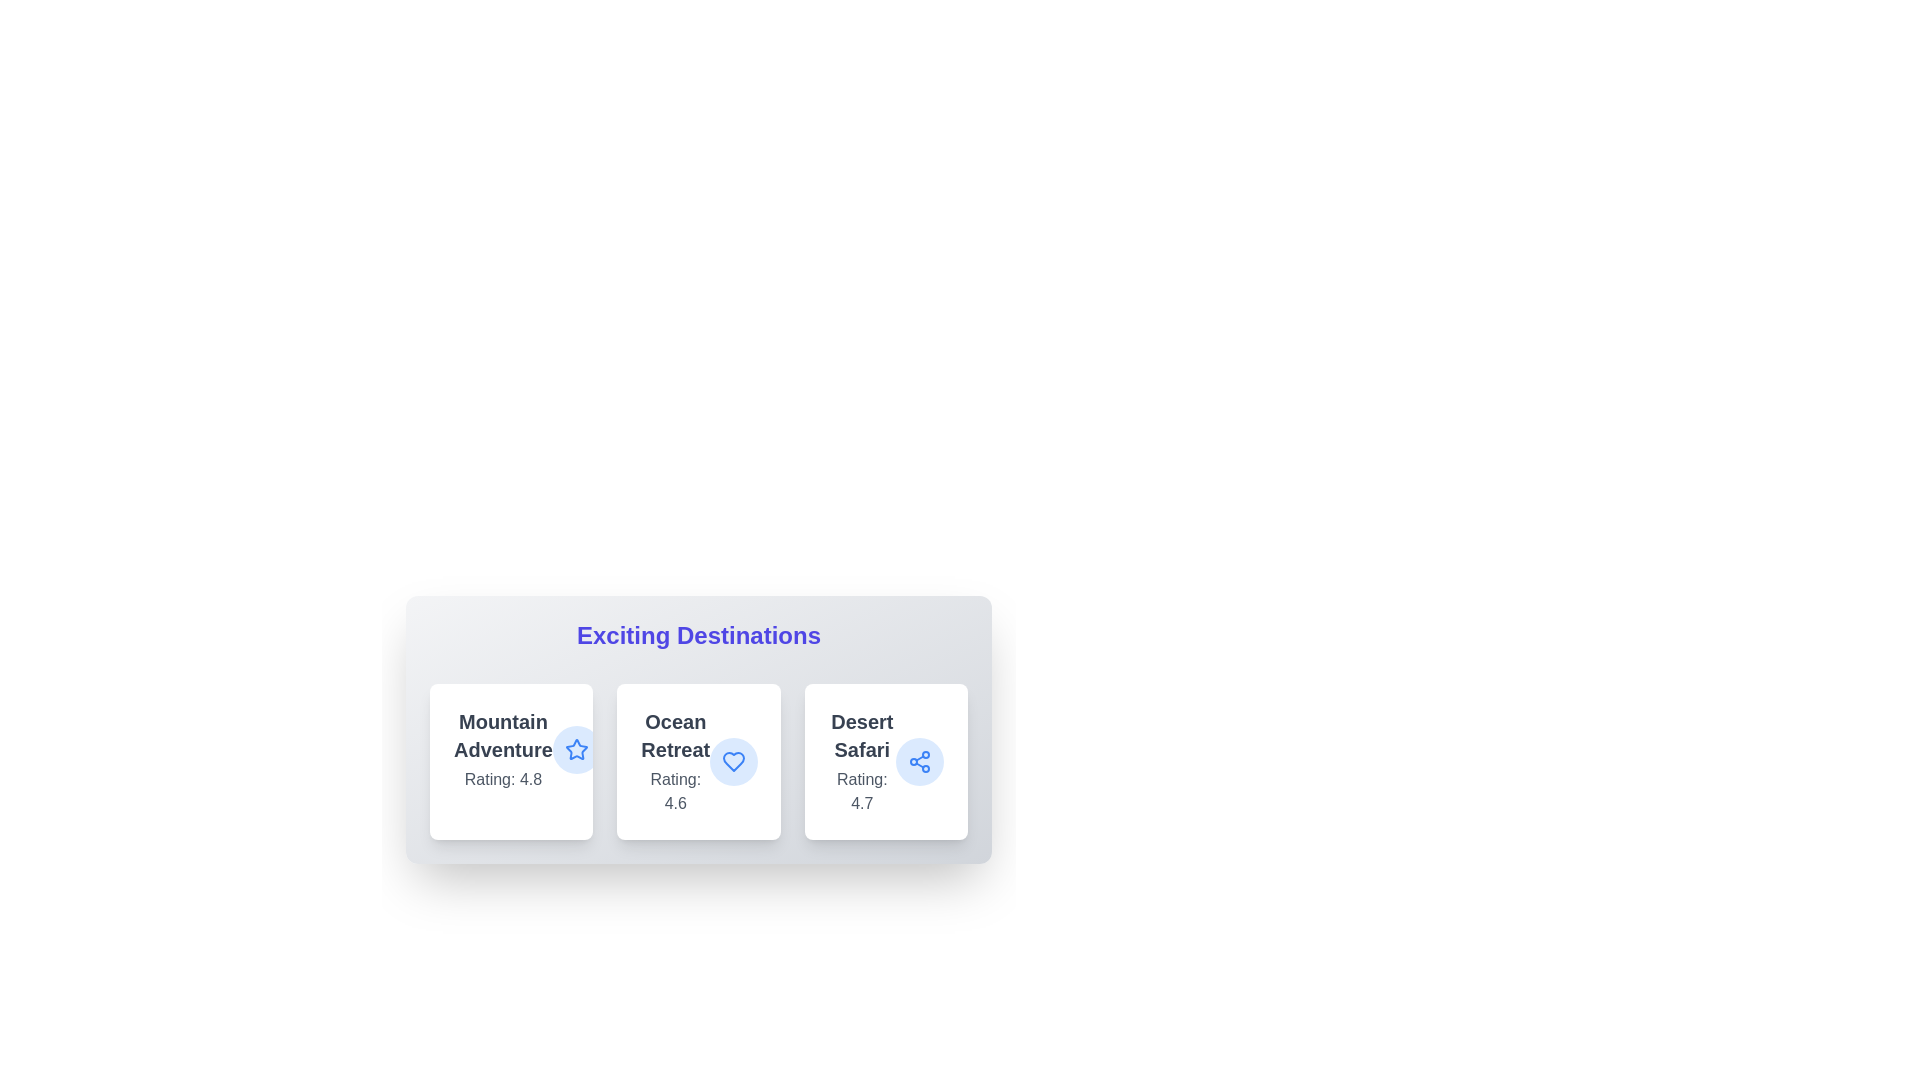 The width and height of the screenshot is (1920, 1080). Describe the element at coordinates (503, 736) in the screenshot. I see `the text of the card labeled 'Mountain Adventure' to highlight or copy it` at that location.